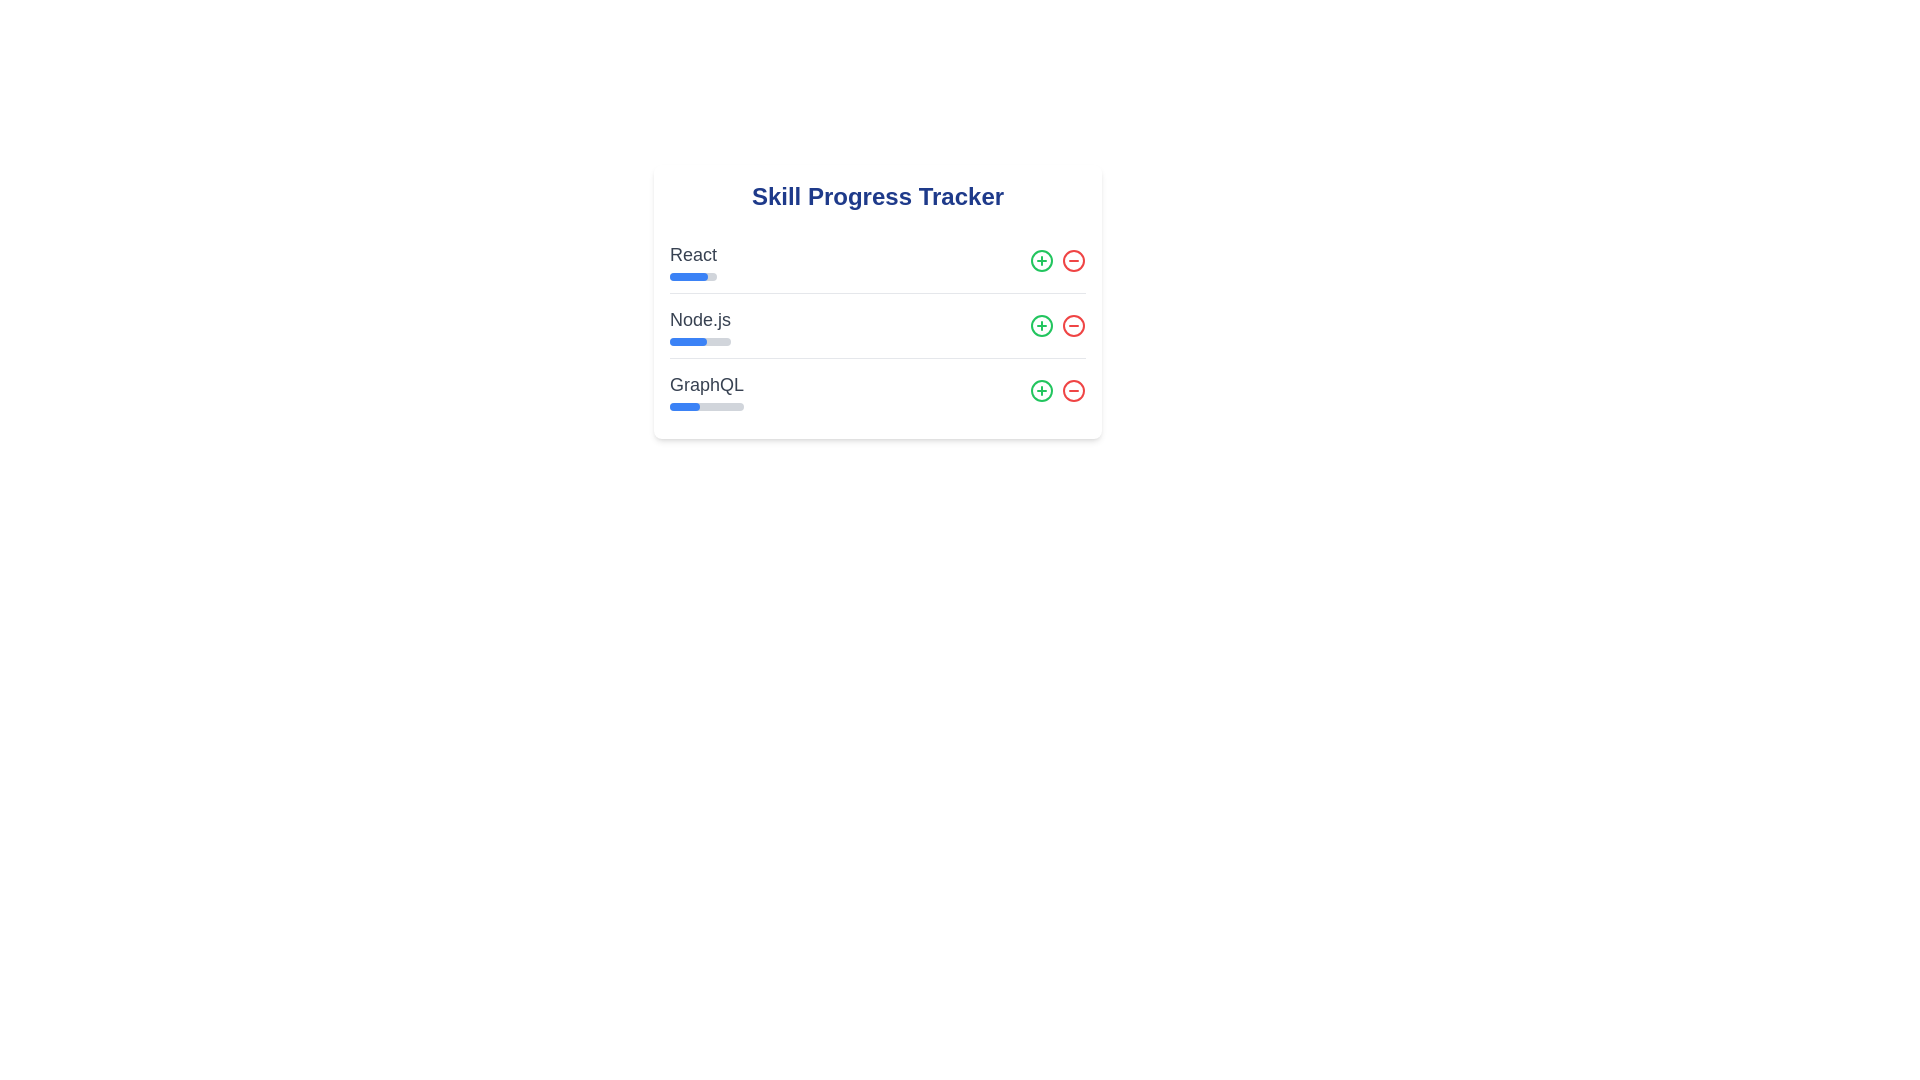  Describe the element at coordinates (1040, 260) in the screenshot. I see `'+' button for the skill React to increase its progress` at that location.